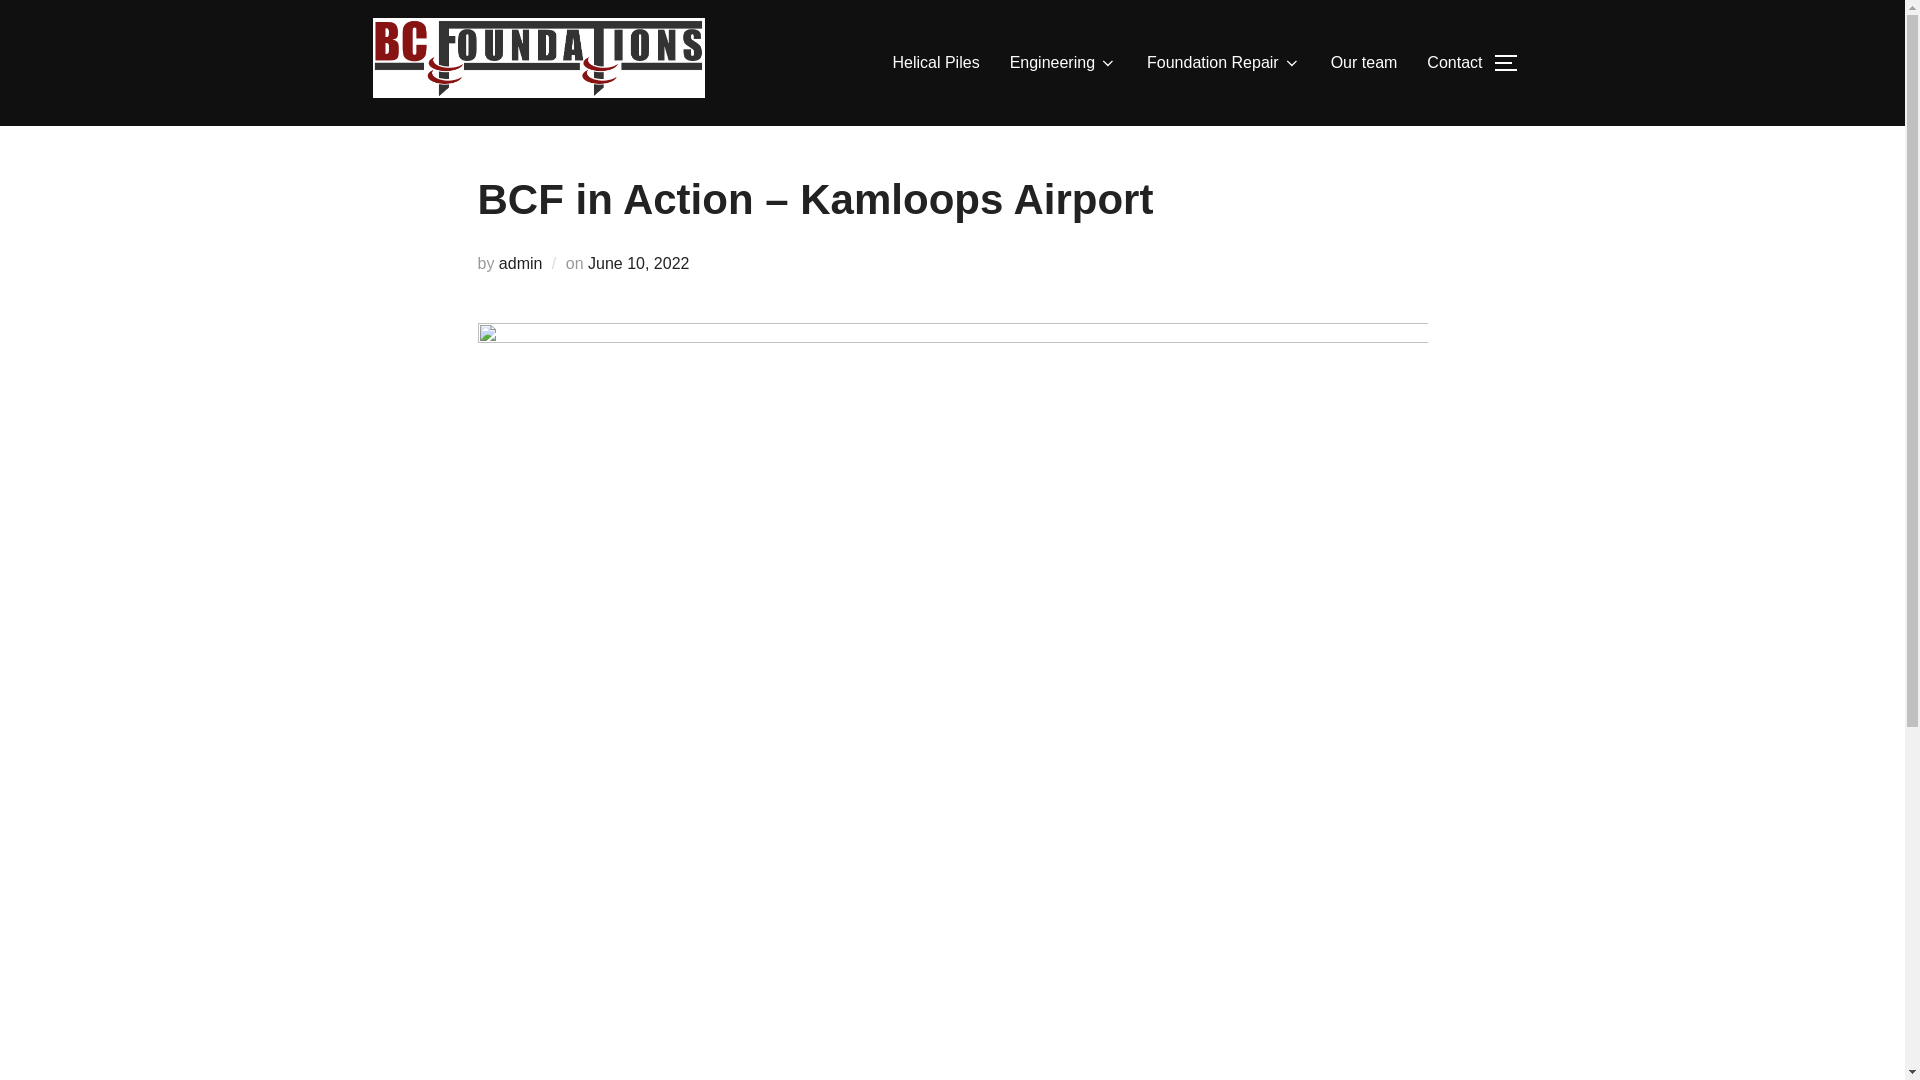  I want to click on 'Contact', so click(1454, 61).